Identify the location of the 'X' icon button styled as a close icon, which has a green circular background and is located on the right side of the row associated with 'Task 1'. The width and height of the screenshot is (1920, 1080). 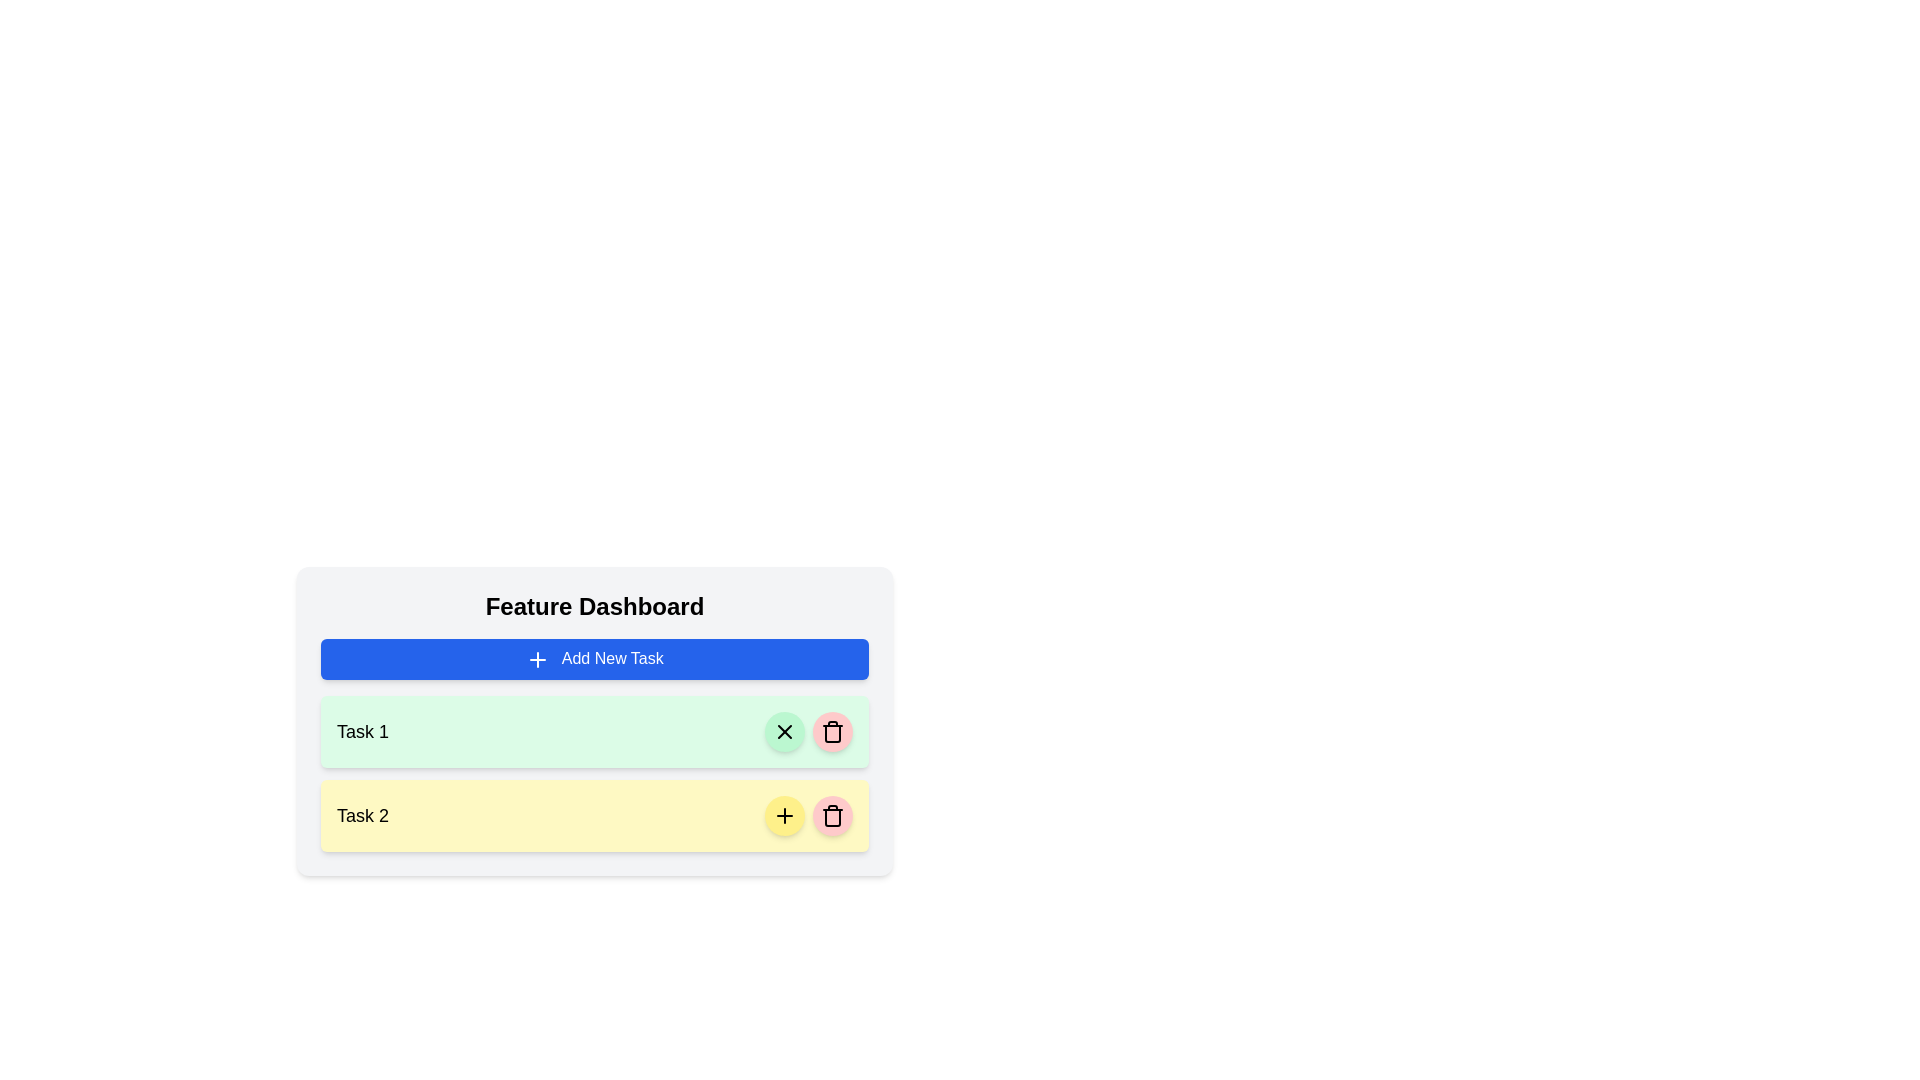
(784, 731).